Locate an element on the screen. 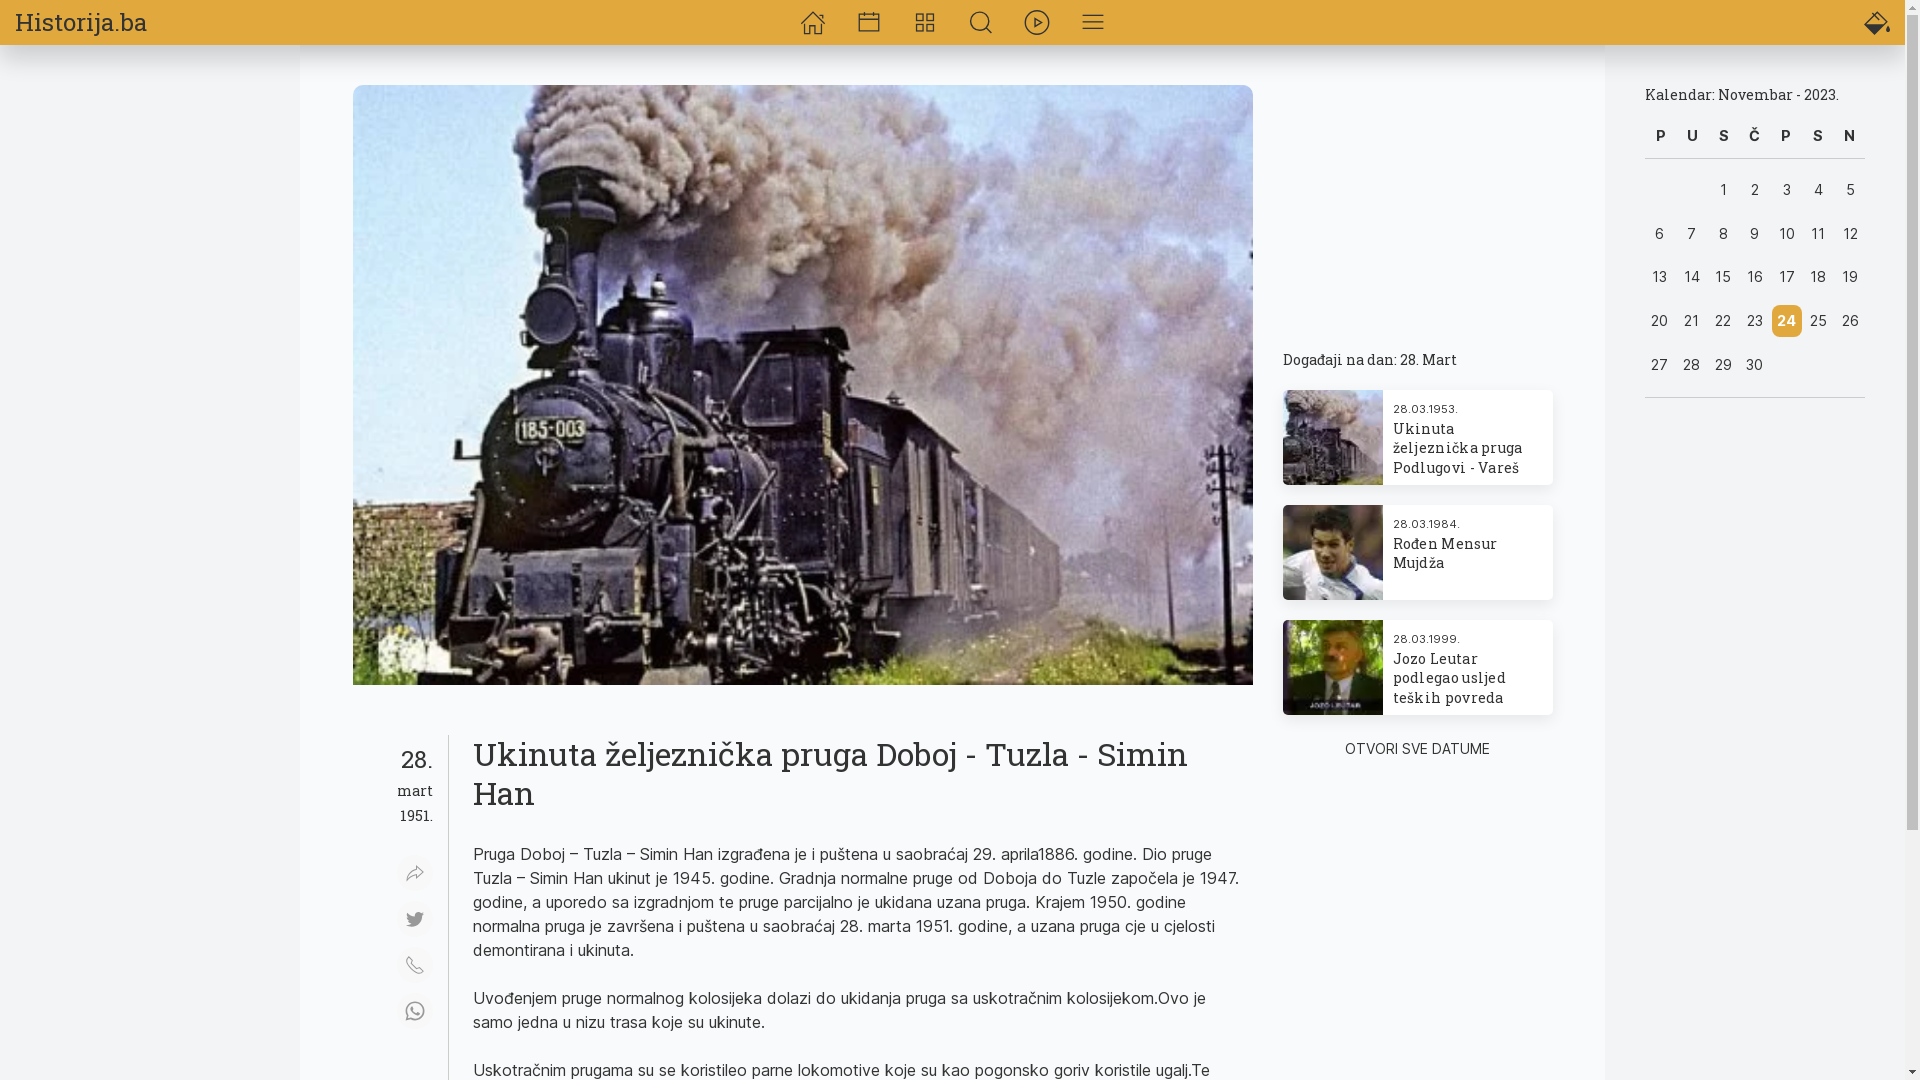 Image resolution: width=1920 pixels, height=1080 pixels. 'OTVORI SVE DATUME' is located at coordinates (1344, 748).